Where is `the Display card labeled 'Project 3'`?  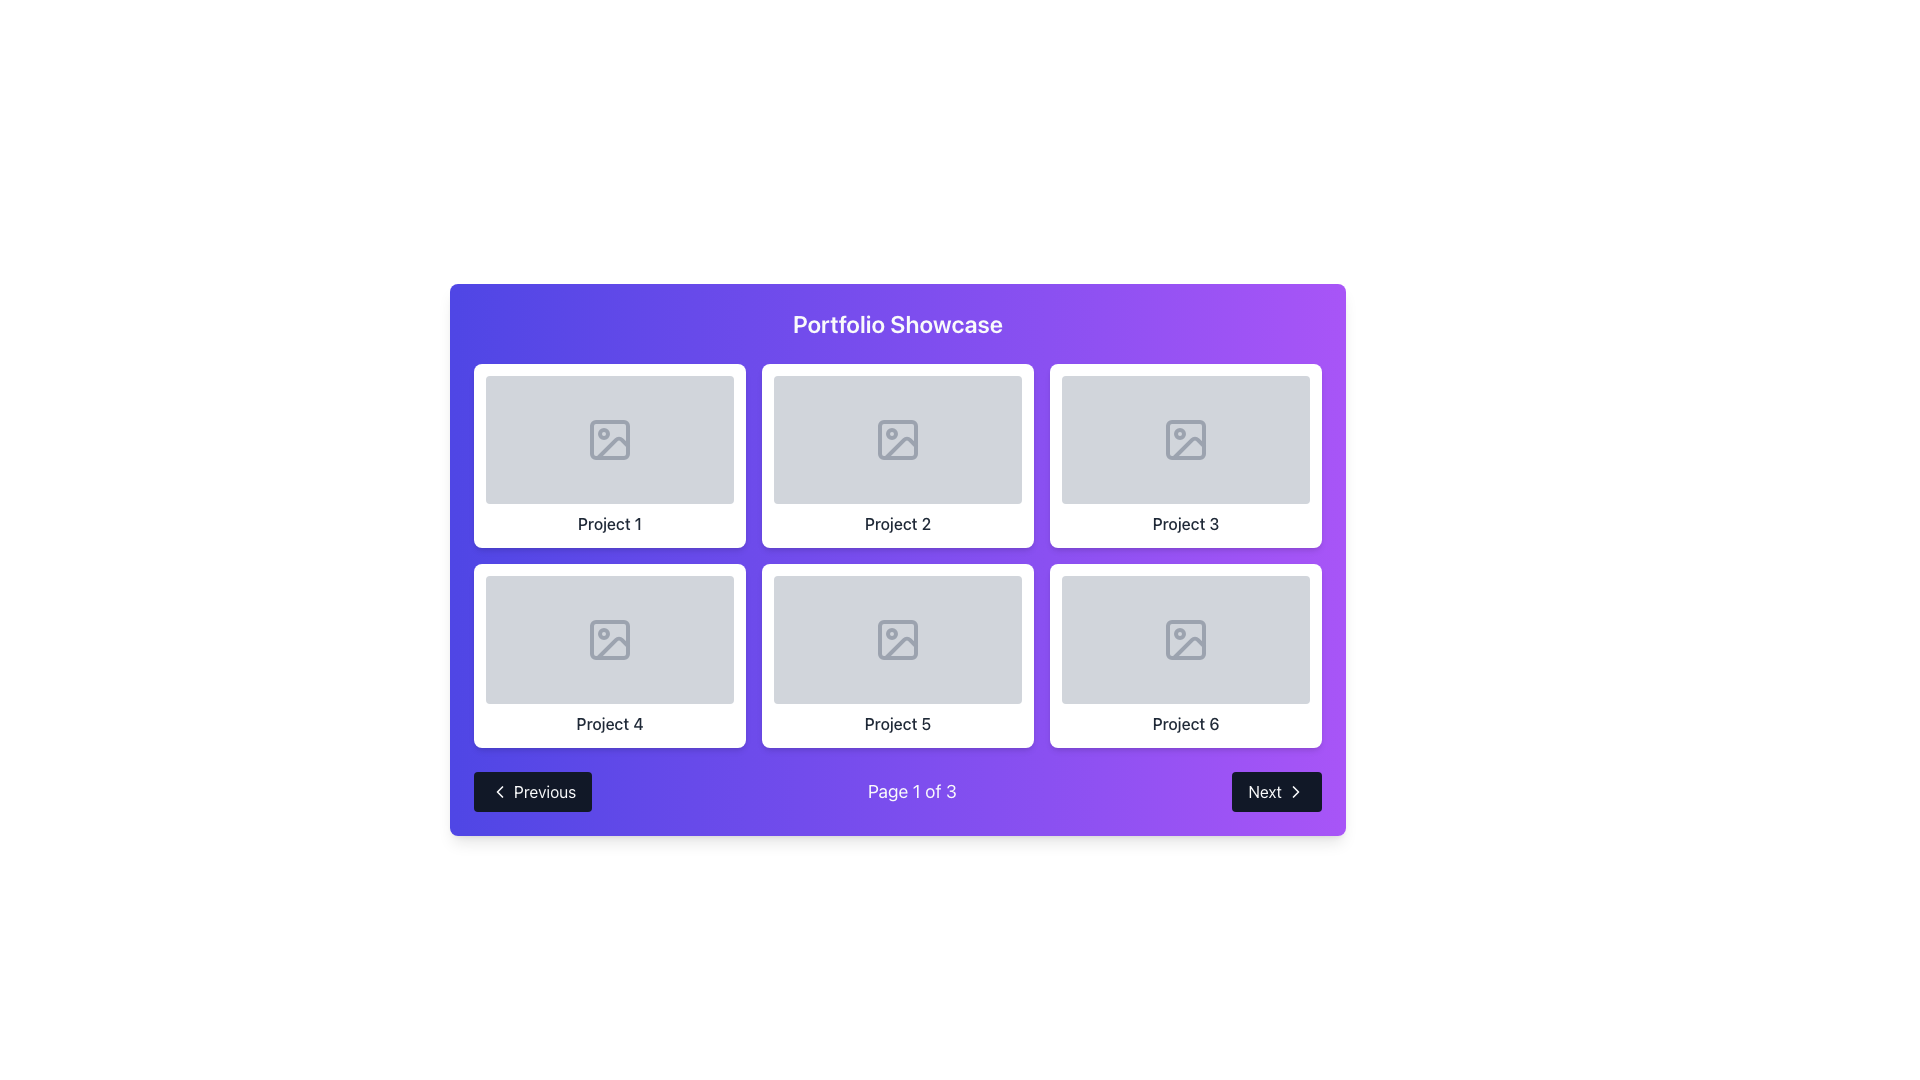
the Display card labeled 'Project 3' is located at coordinates (1185, 455).